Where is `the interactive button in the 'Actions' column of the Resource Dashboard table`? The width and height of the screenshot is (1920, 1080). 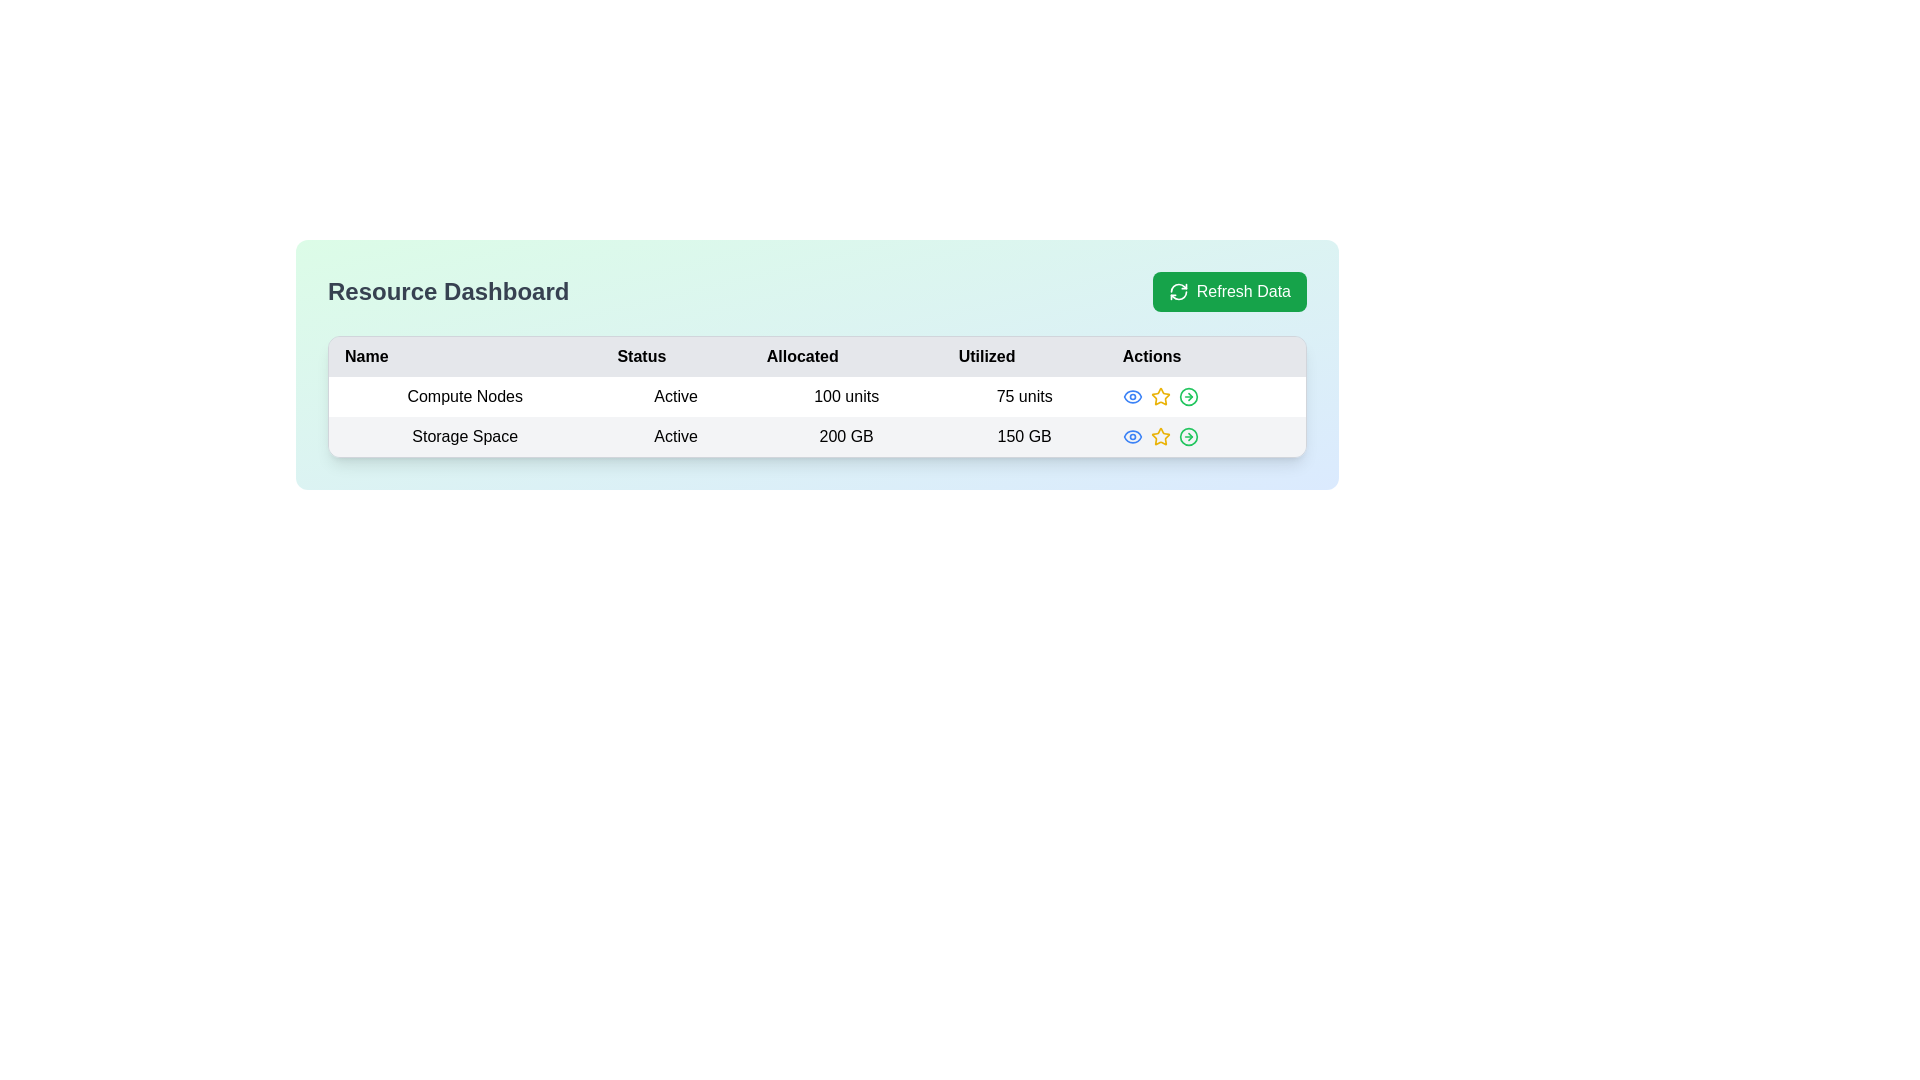
the interactive button in the 'Actions' column of the Resource Dashboard table is located at coordinates (1188, 435).